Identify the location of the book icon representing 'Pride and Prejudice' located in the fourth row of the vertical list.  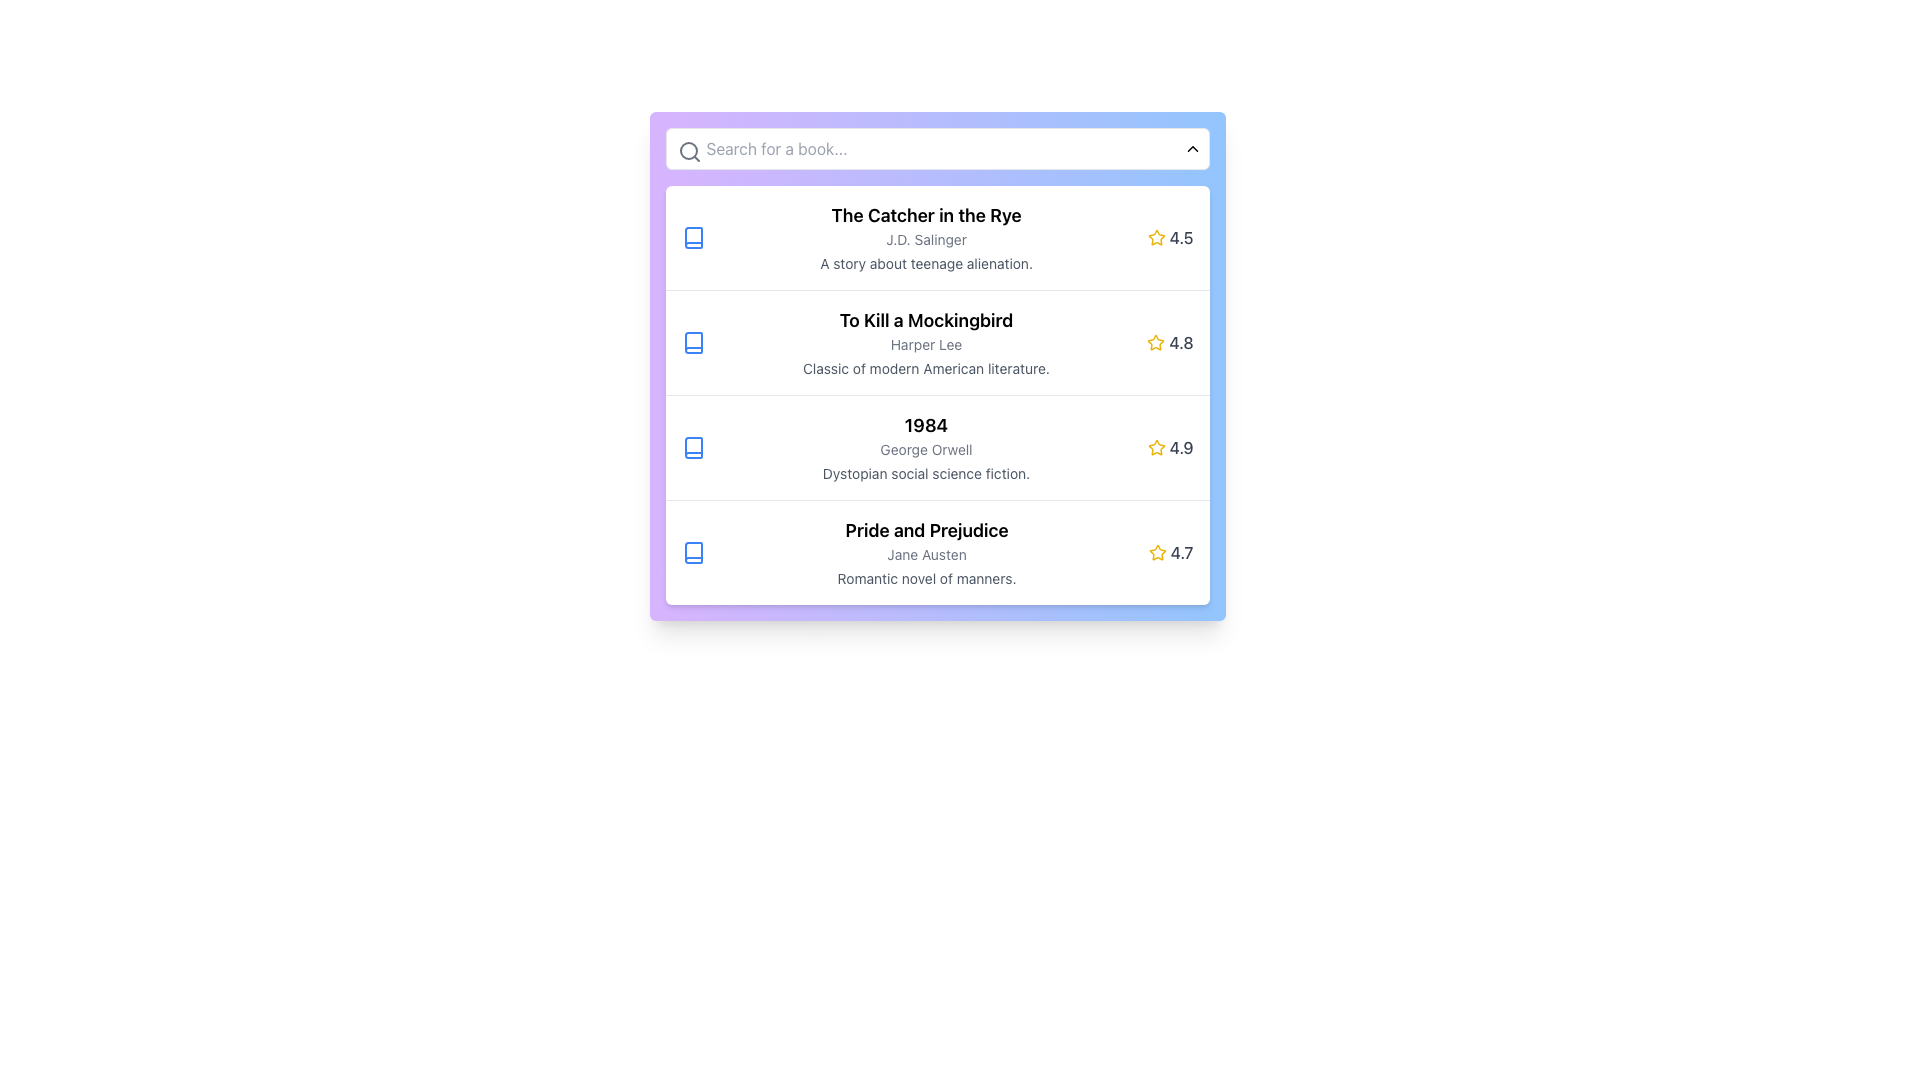
(693, 552).